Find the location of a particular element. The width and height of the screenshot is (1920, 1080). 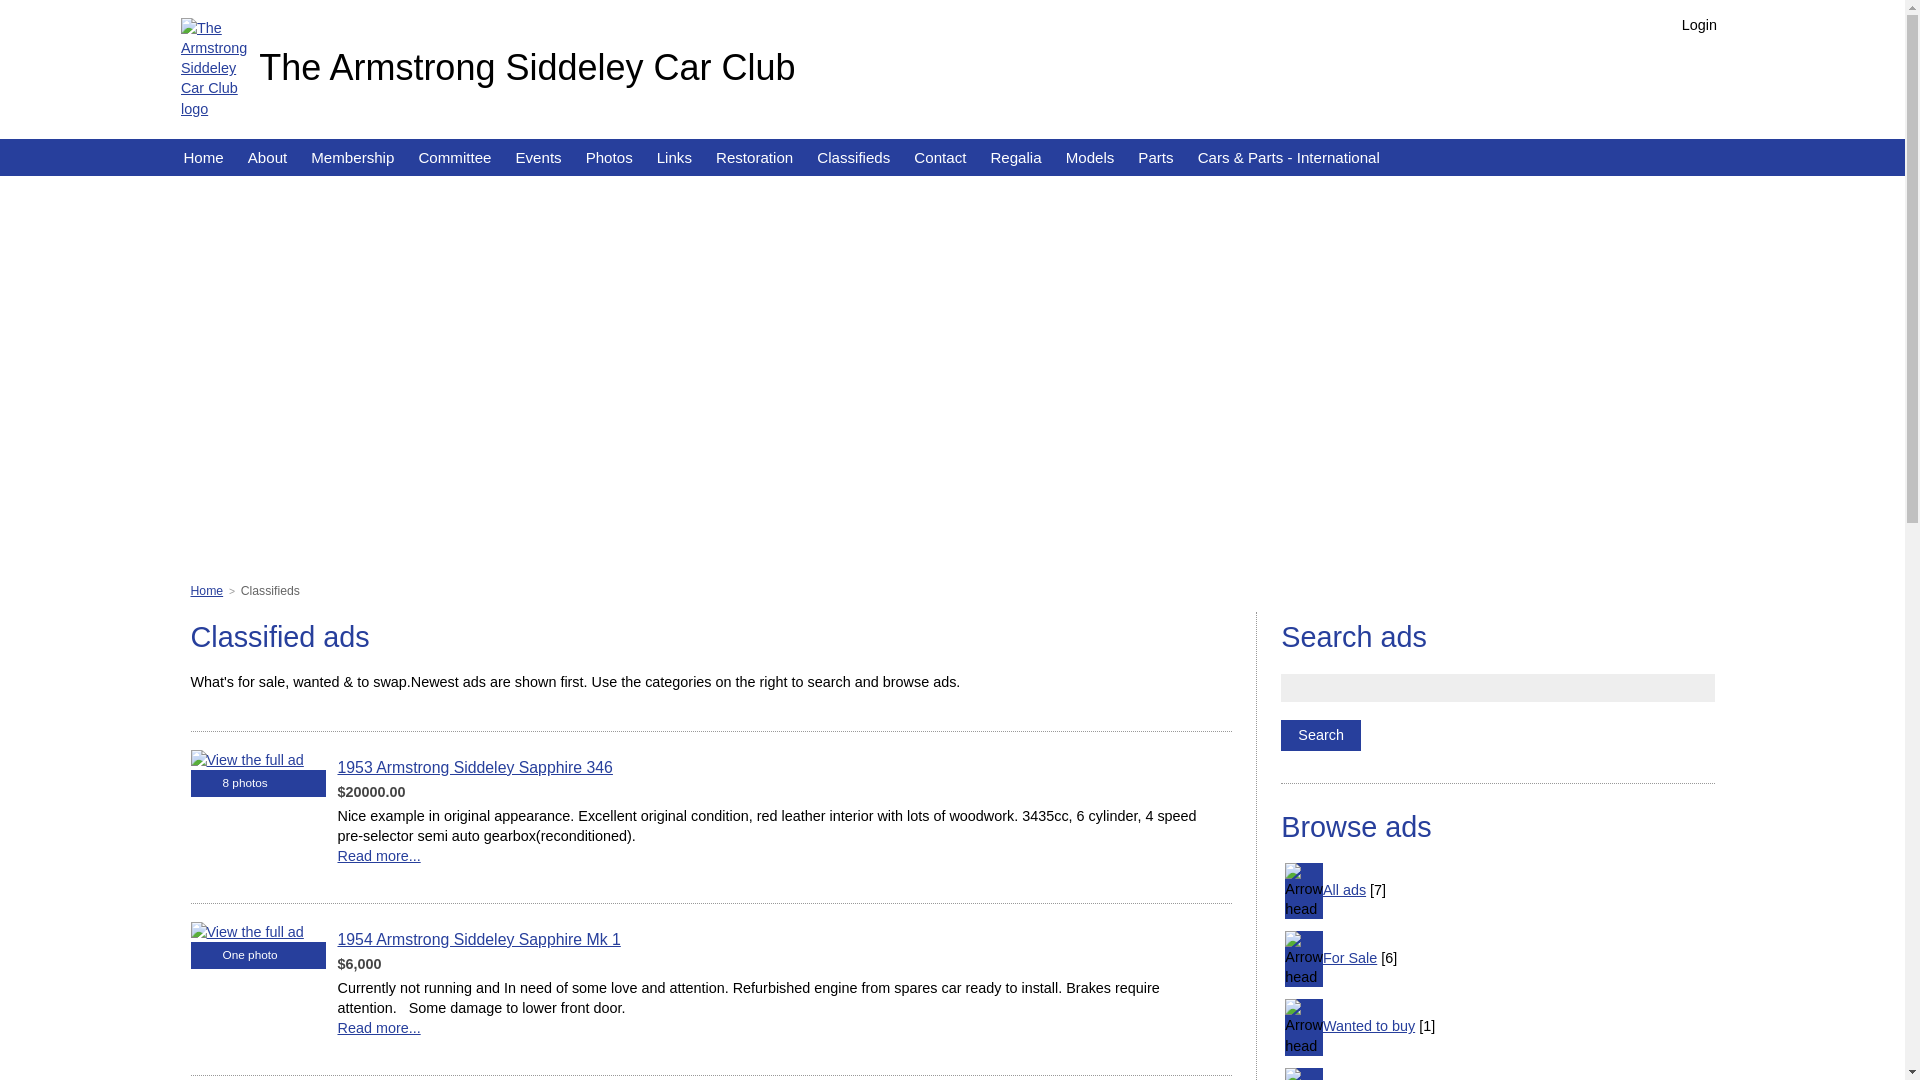

'Models' is located at coordinates (1089, 157).